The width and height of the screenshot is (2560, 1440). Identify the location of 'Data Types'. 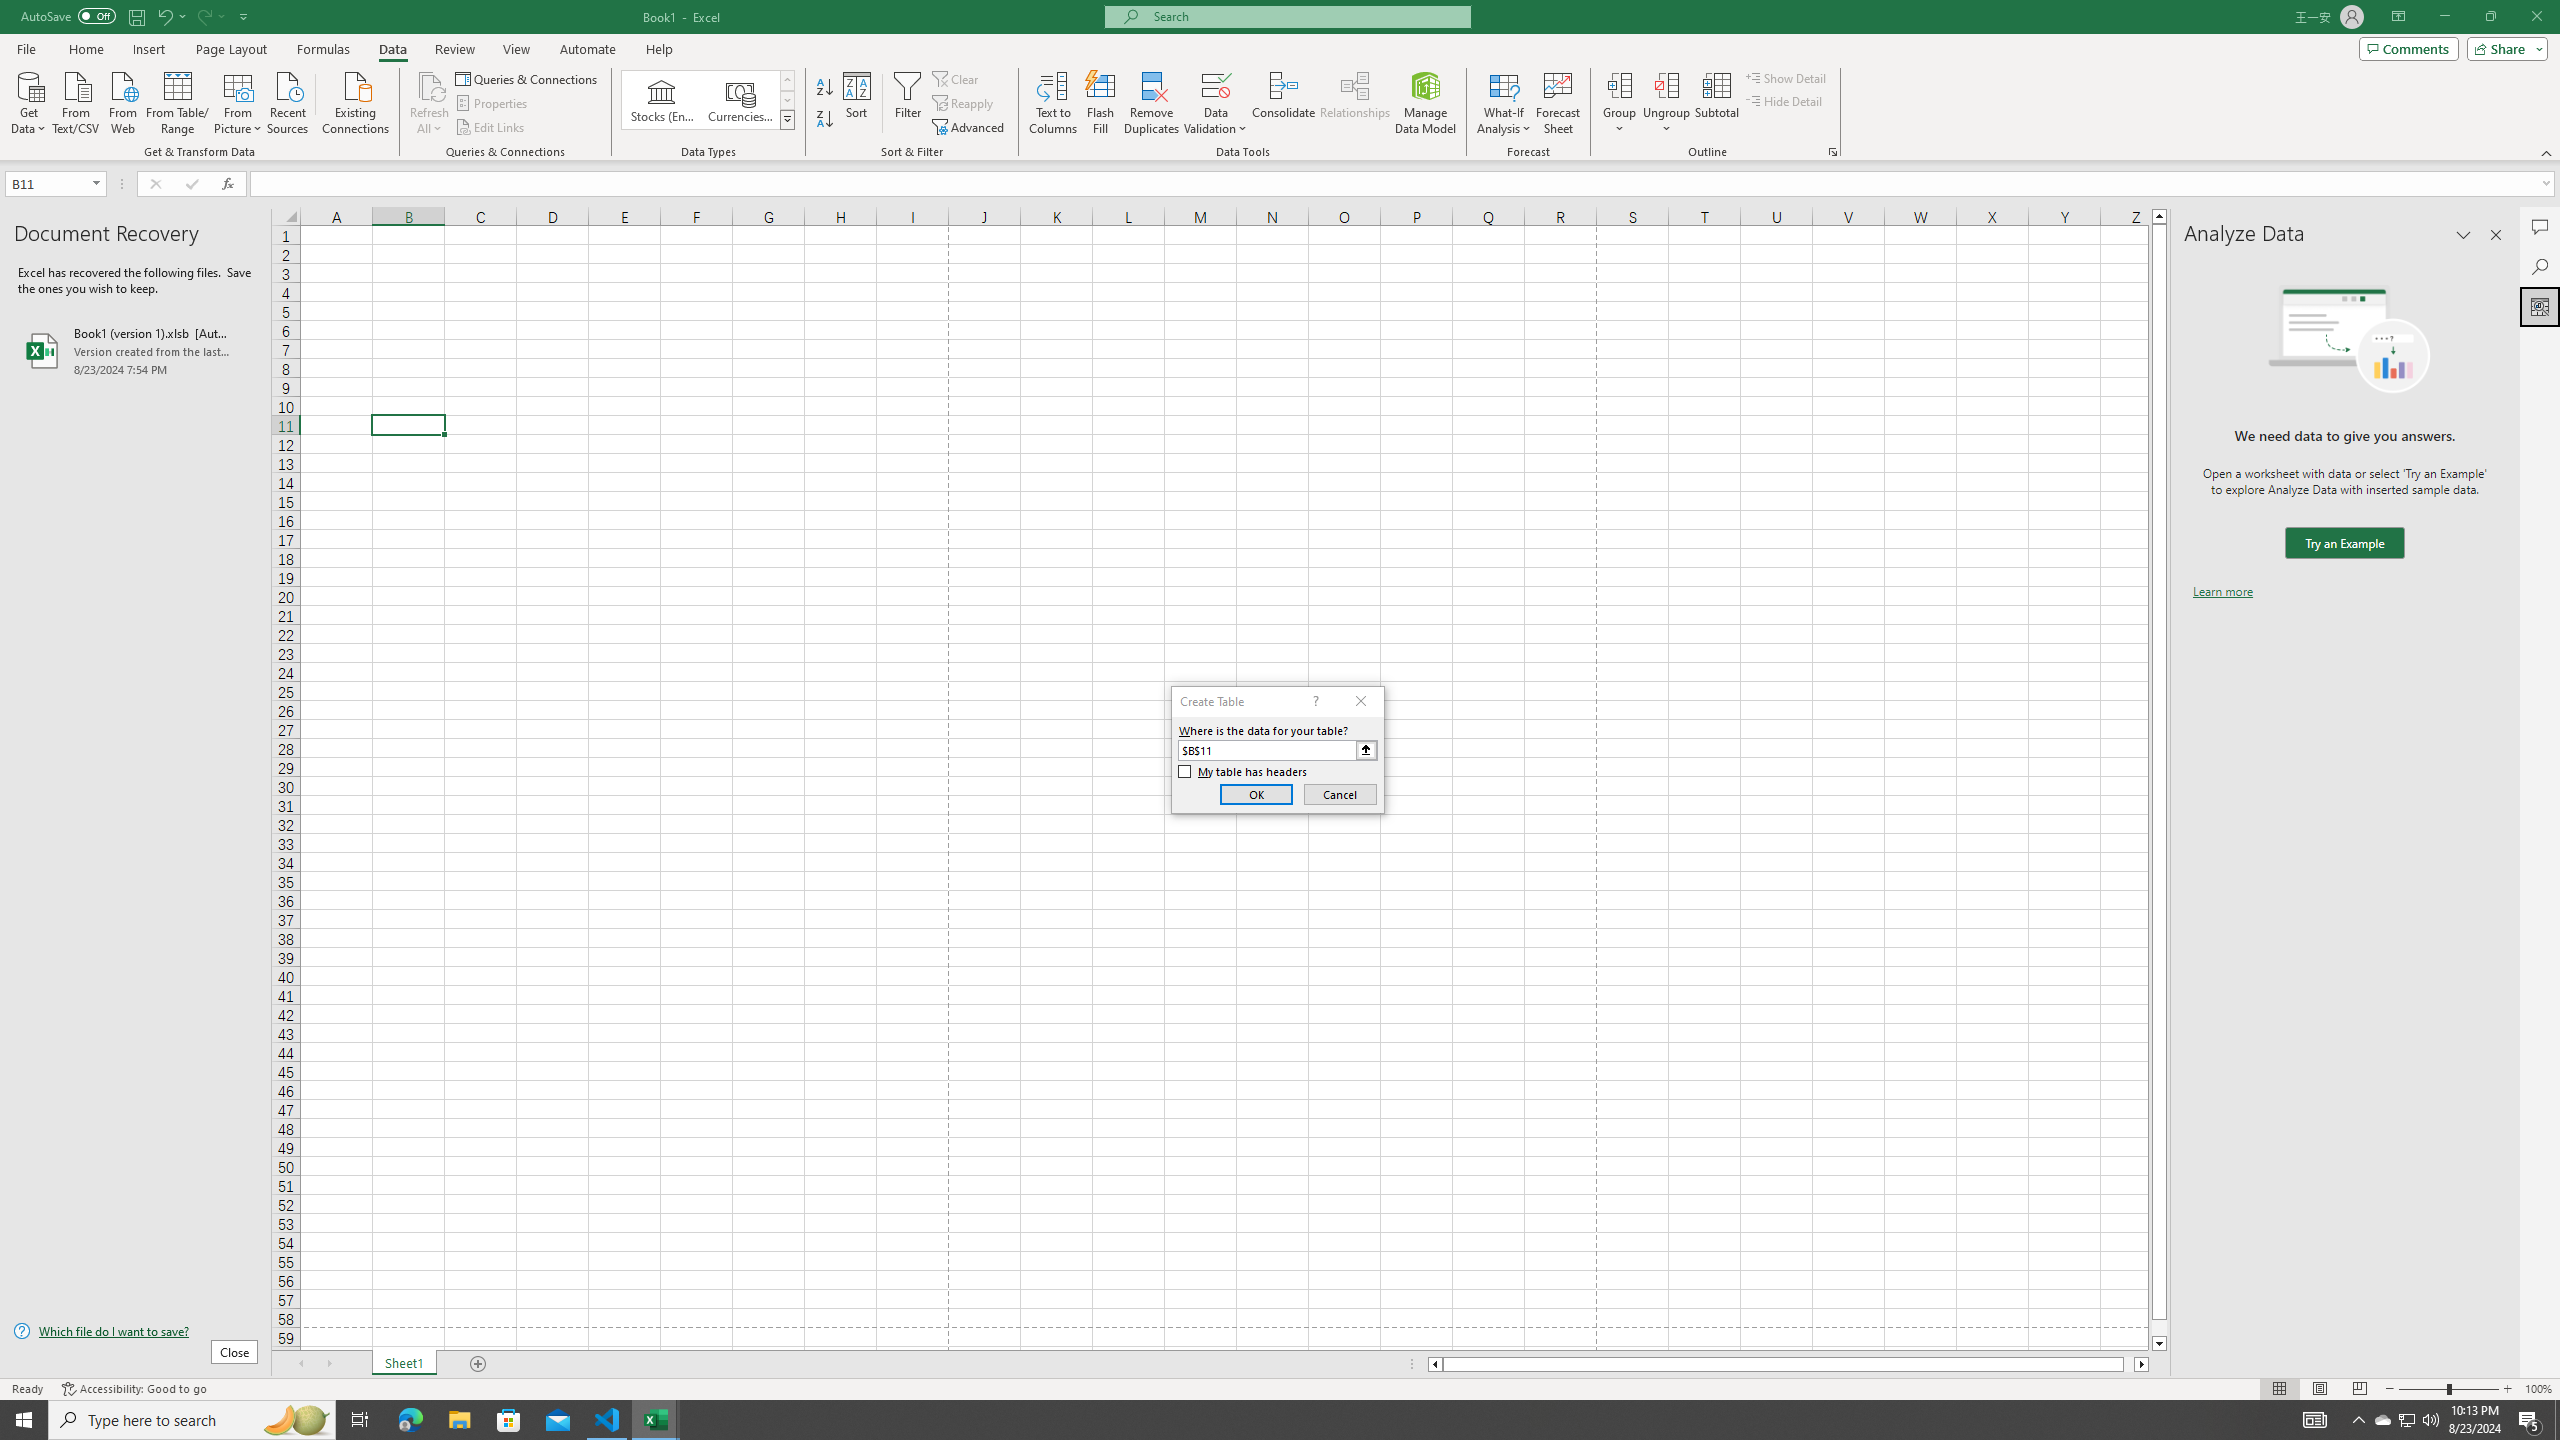
(787, 118).